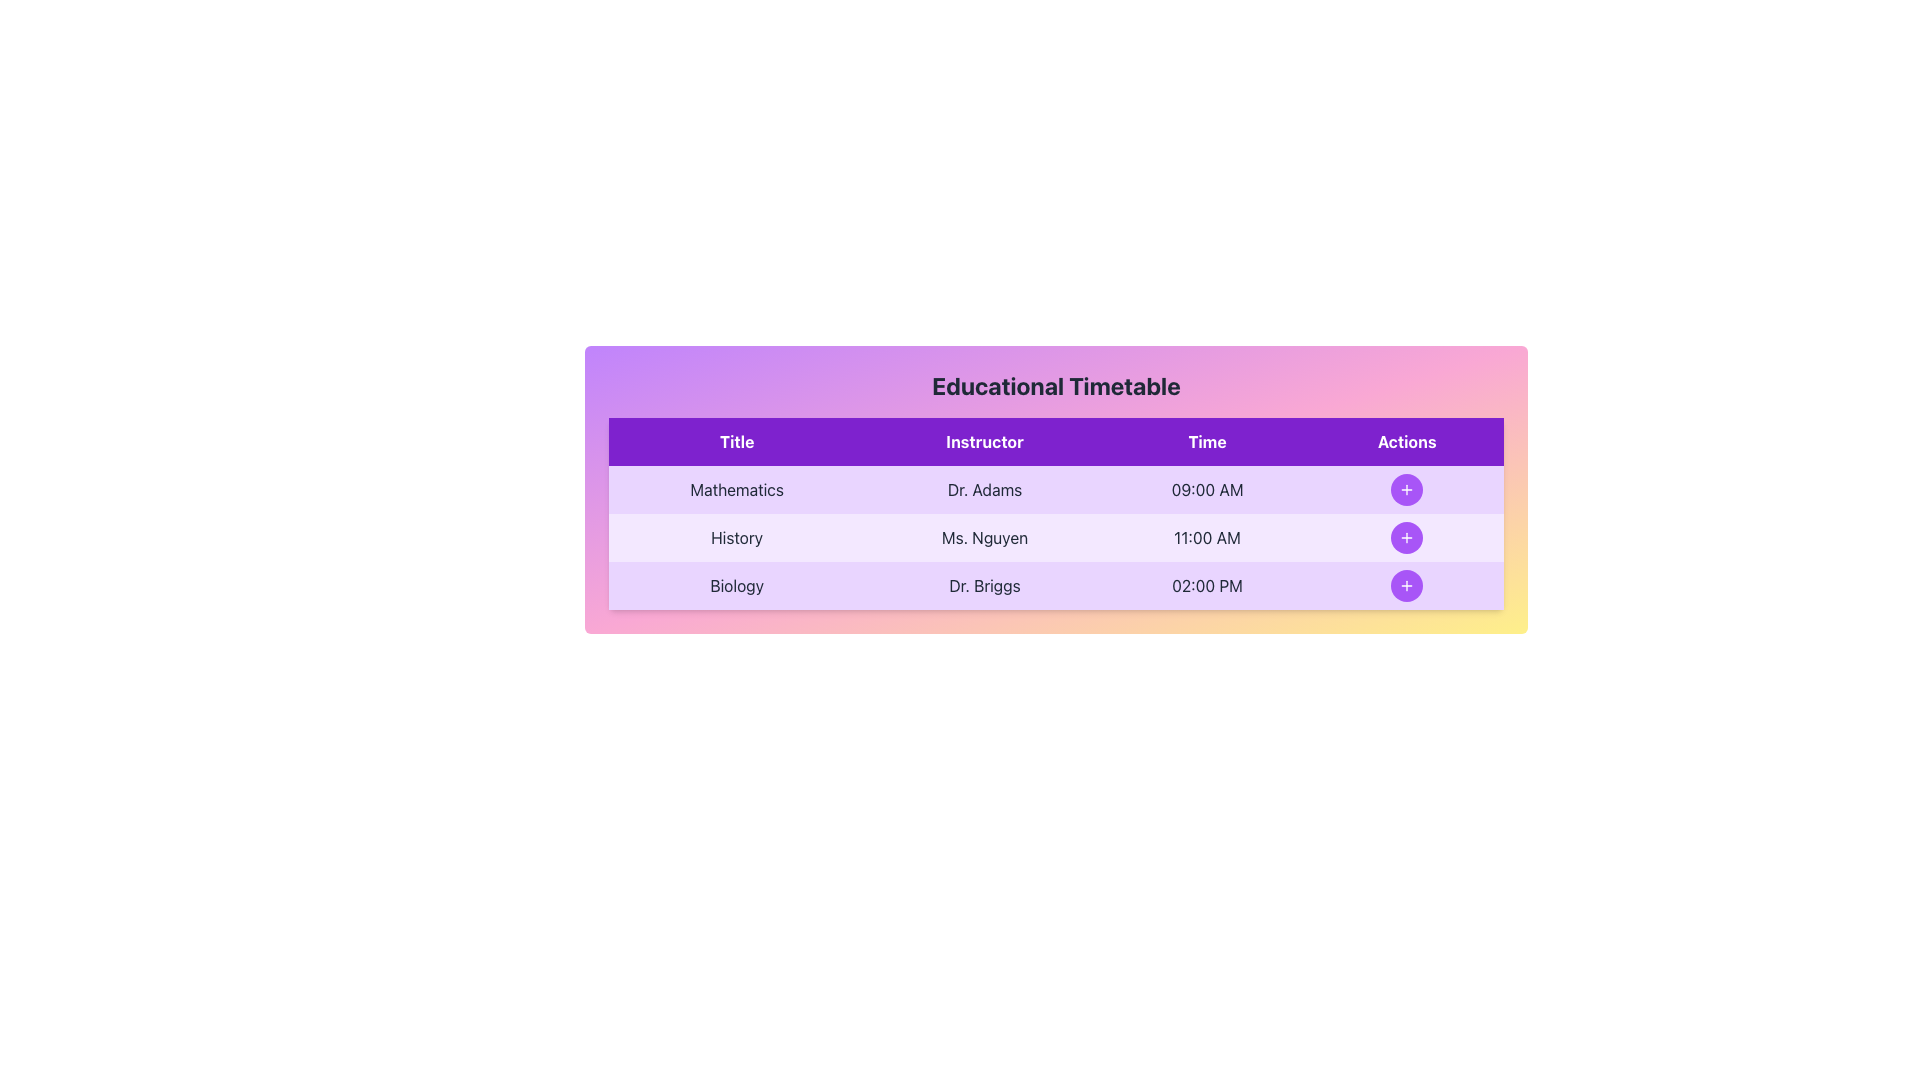 The image size is (1920, 1080). What do you see at coordinates (736, 585) in the screenshot?
I see `the 'Biology' label which displays the title of a session in the timetable interface located in the first cell of the third row under the 'Title' column` at bounding box center [736, 585].